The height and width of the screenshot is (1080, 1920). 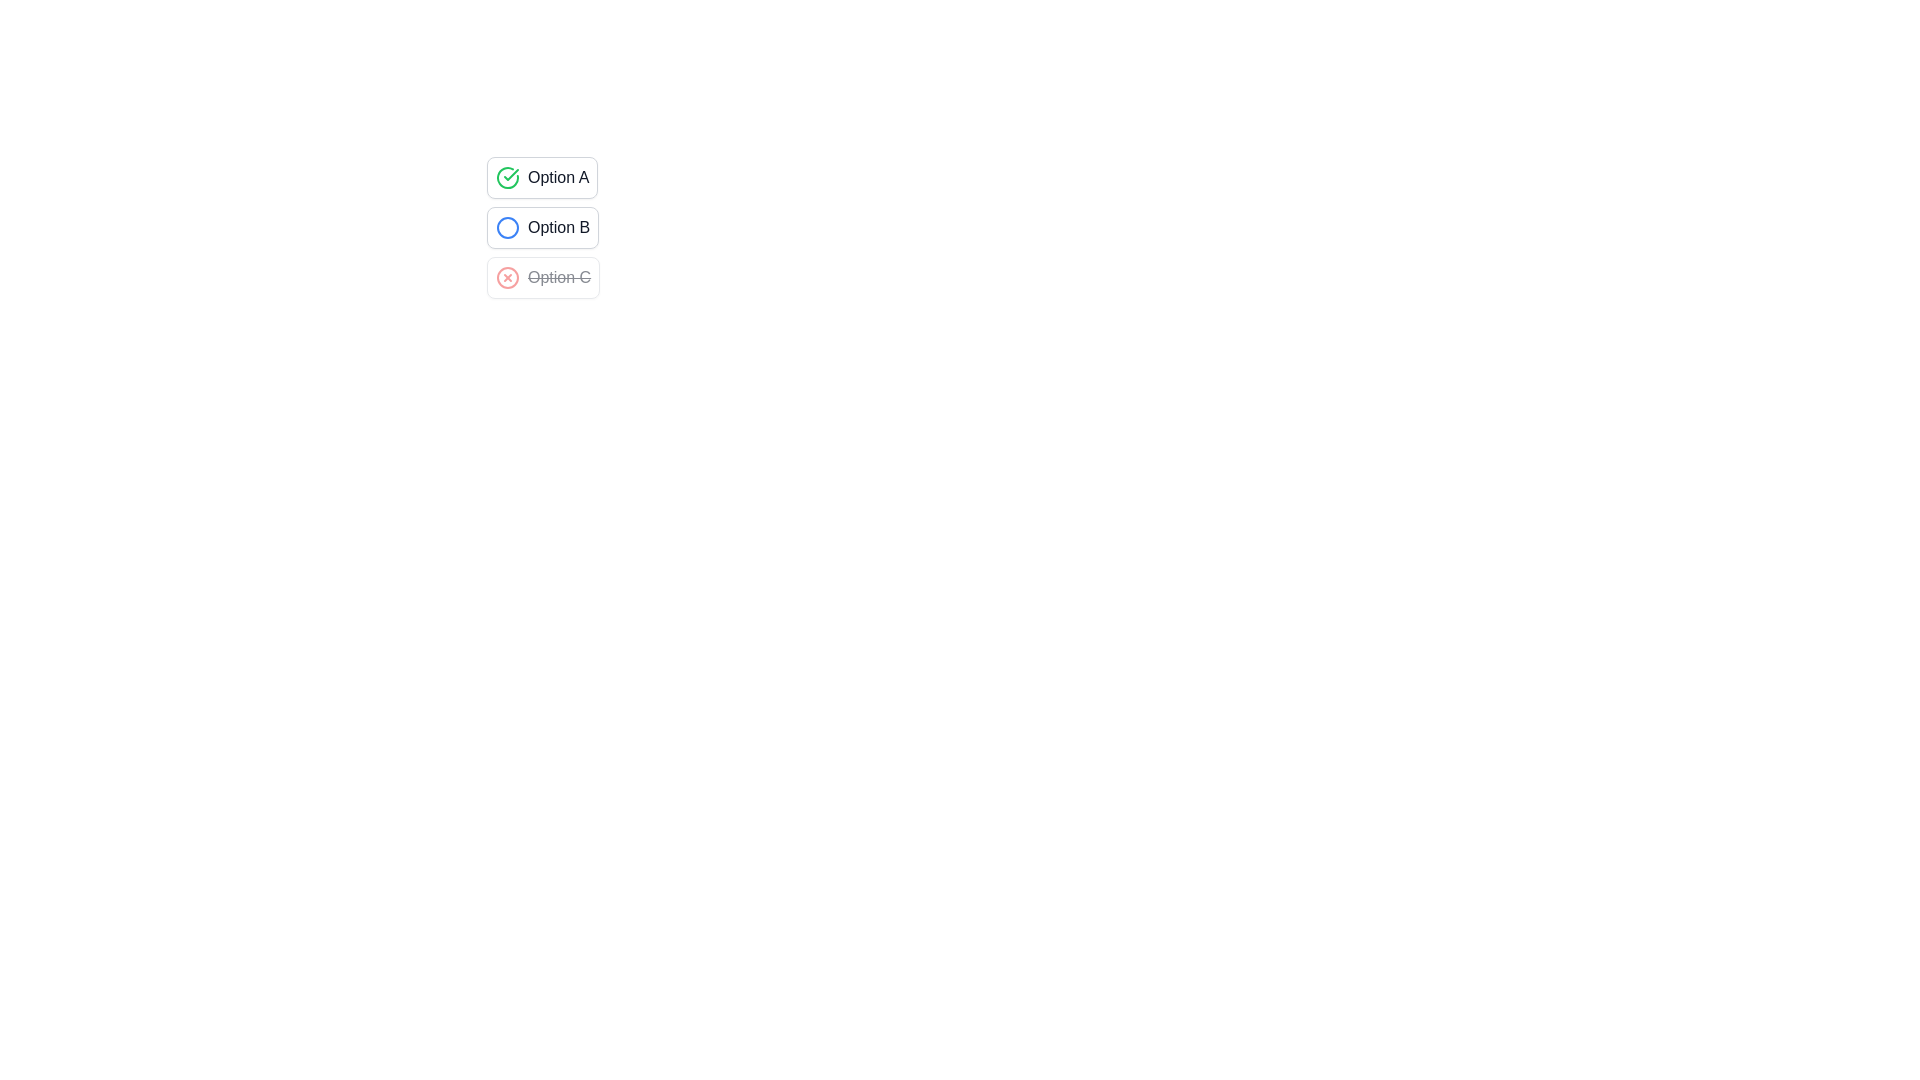 I want to click on the second radio button option in the vertical list, so click(x=543, y=226).